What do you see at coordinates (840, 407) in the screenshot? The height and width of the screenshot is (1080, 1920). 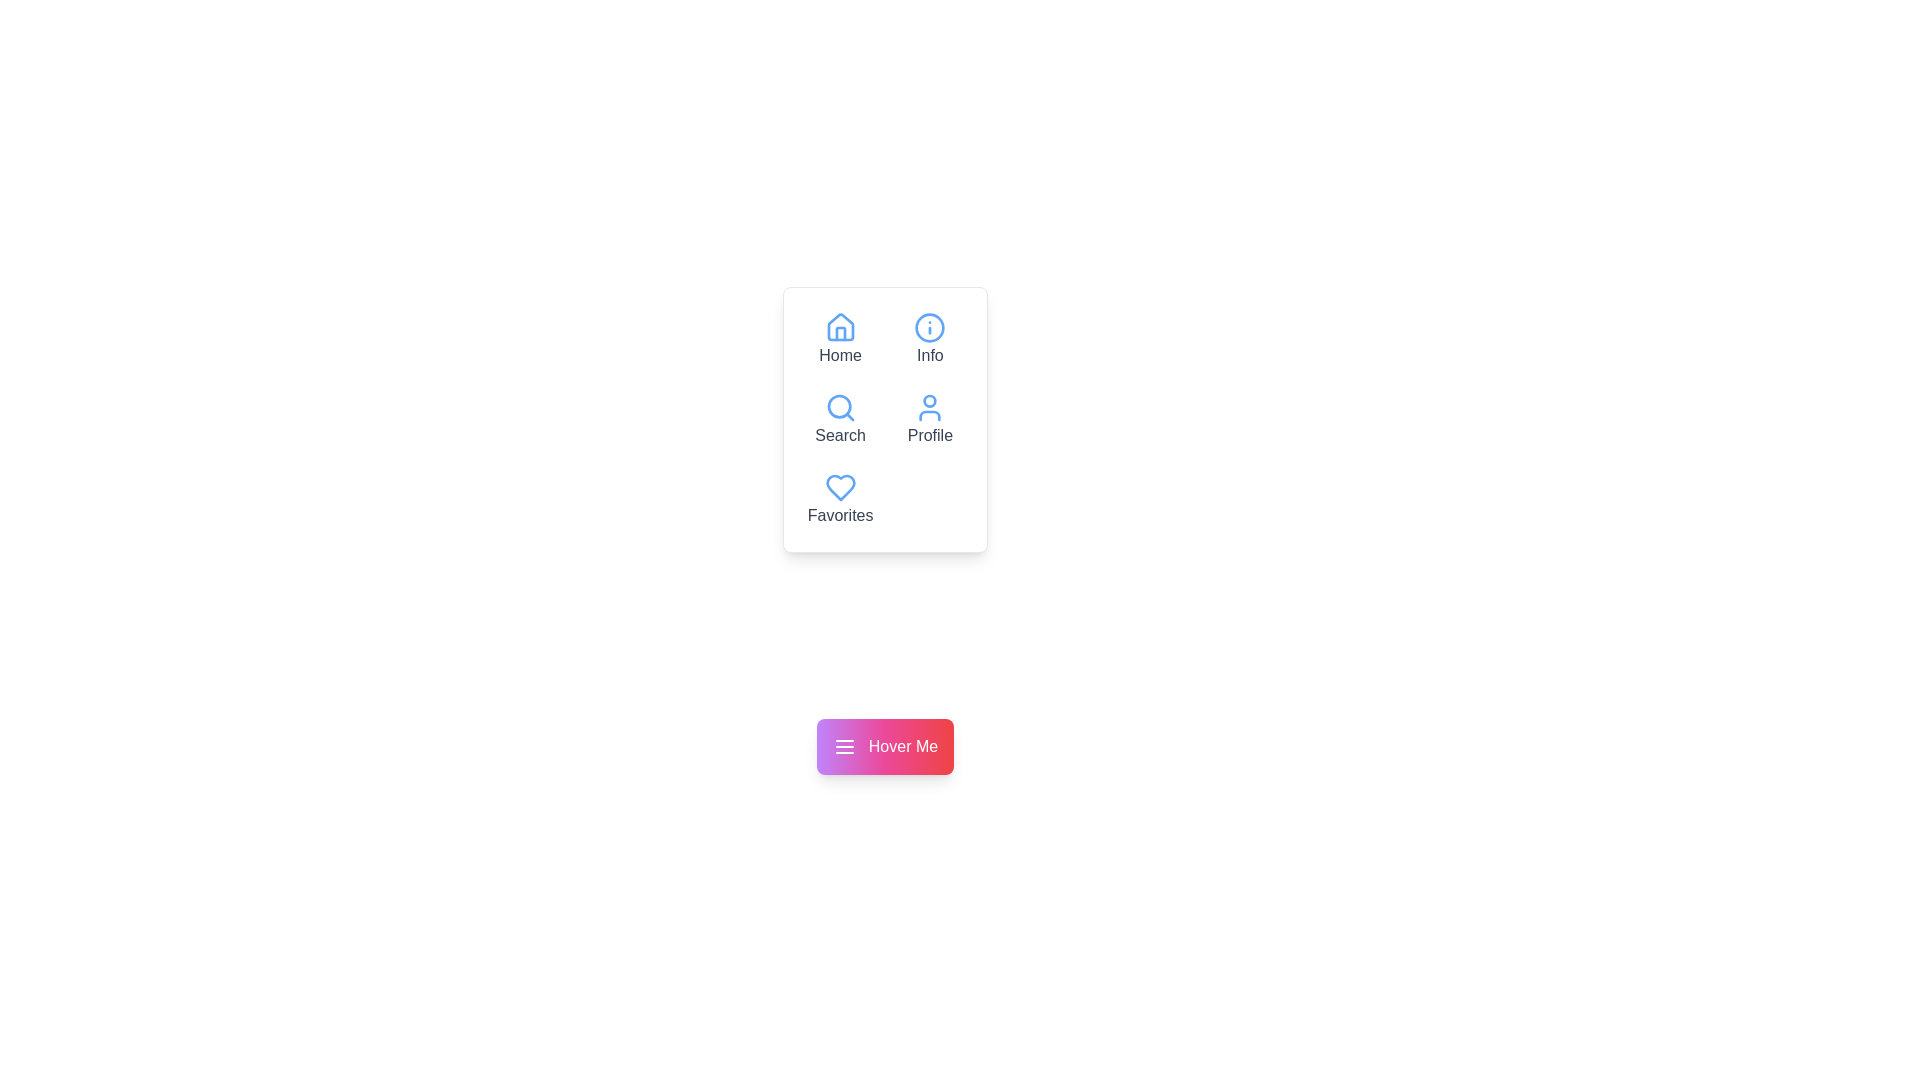 I see `the search icon located in the second row and first column of the grid layout` at bounding box center [840, 407].